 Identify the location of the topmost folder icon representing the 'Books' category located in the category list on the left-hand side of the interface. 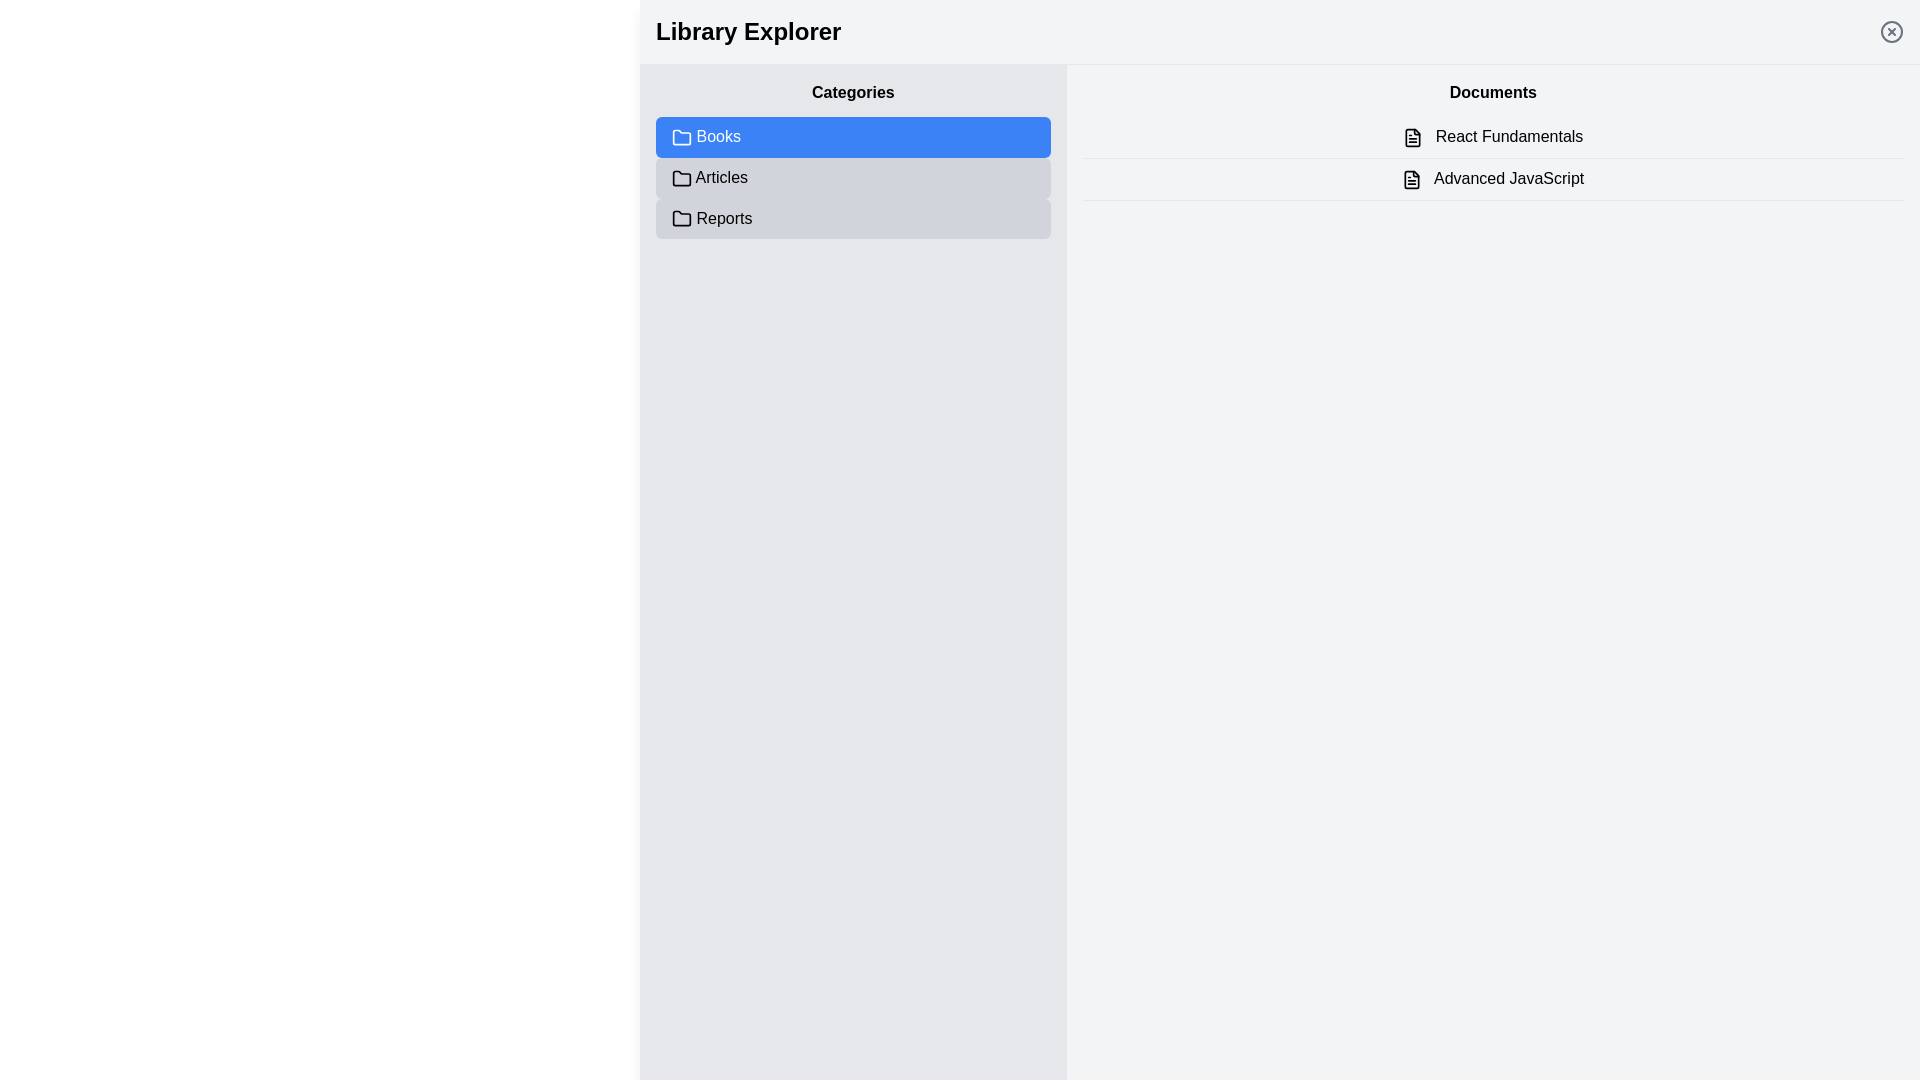
(681, 136).